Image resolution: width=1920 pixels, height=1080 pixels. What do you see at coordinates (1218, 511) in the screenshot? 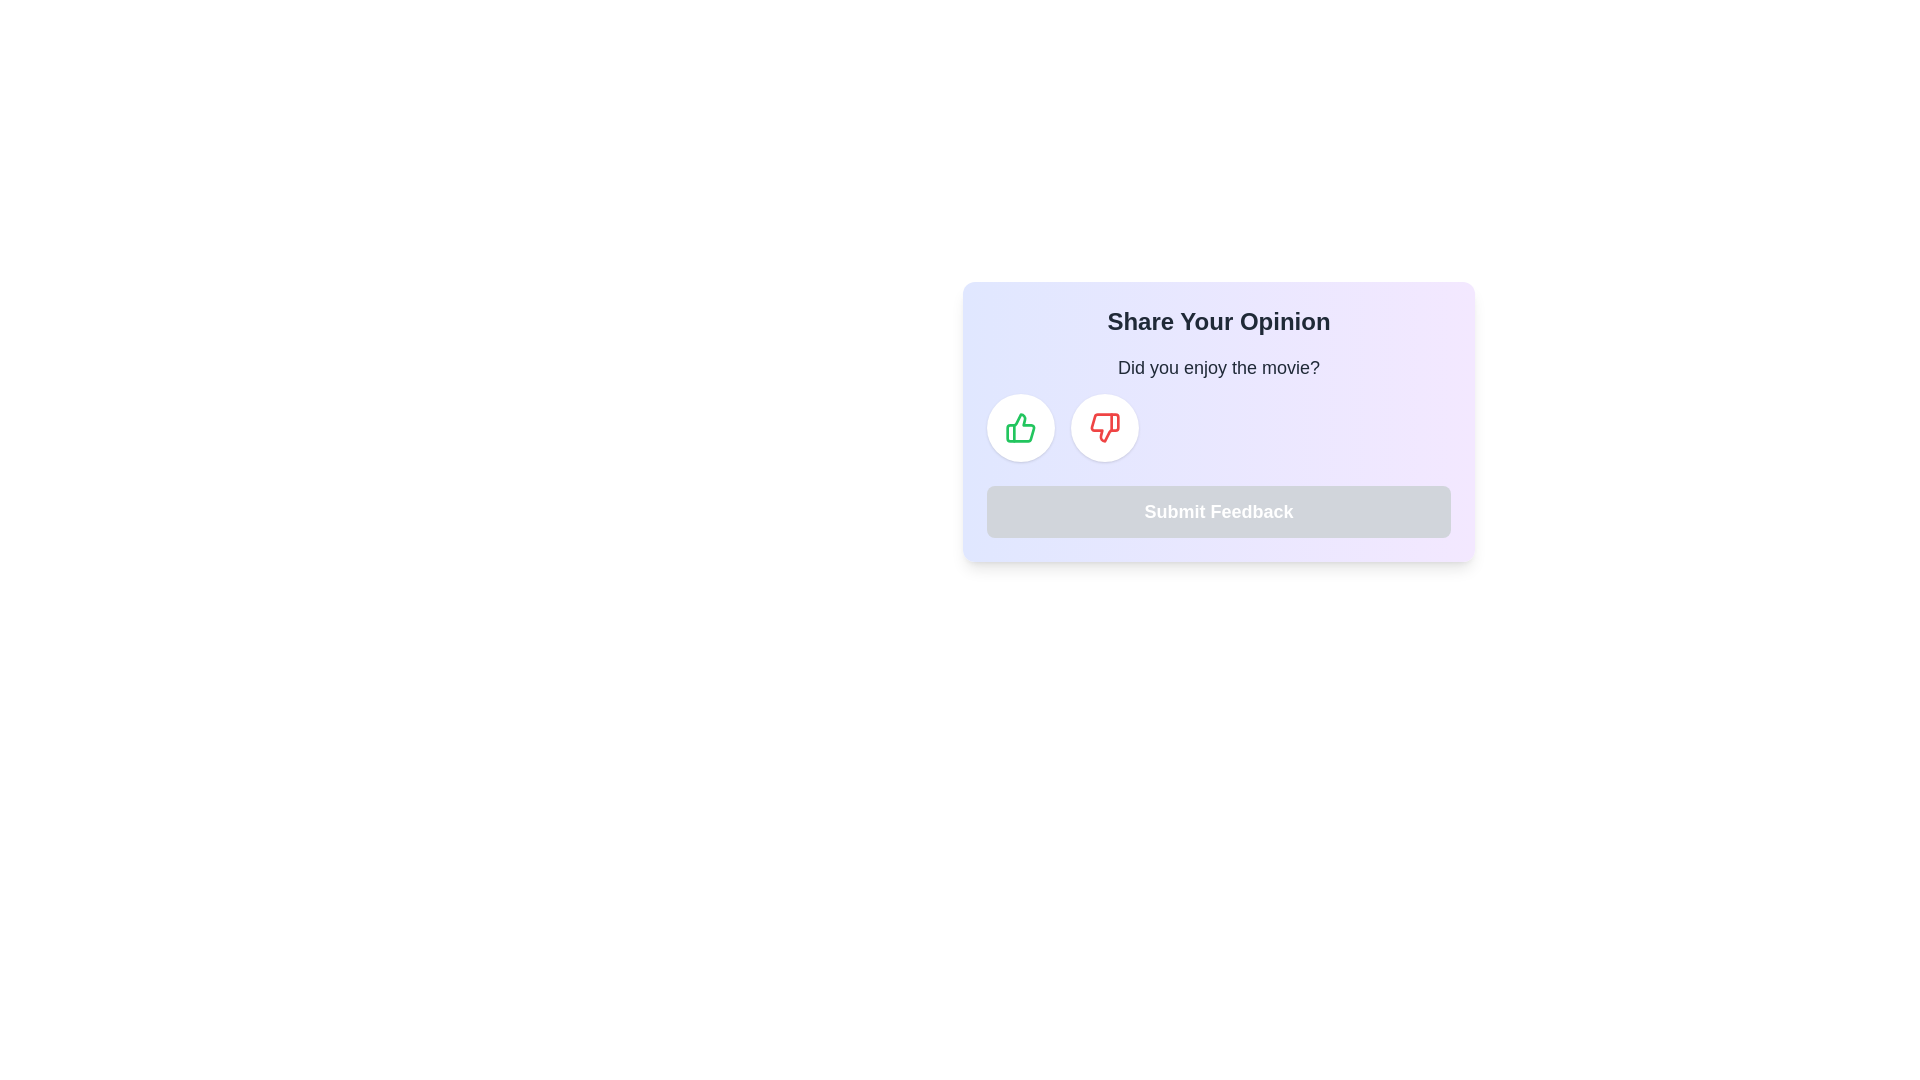
I see `the 'Submit Feedback' button, which has a light gray background and white bold text, positioned below the question 'Did you enjoy the movie?'` at bounding box center [1218, 511].